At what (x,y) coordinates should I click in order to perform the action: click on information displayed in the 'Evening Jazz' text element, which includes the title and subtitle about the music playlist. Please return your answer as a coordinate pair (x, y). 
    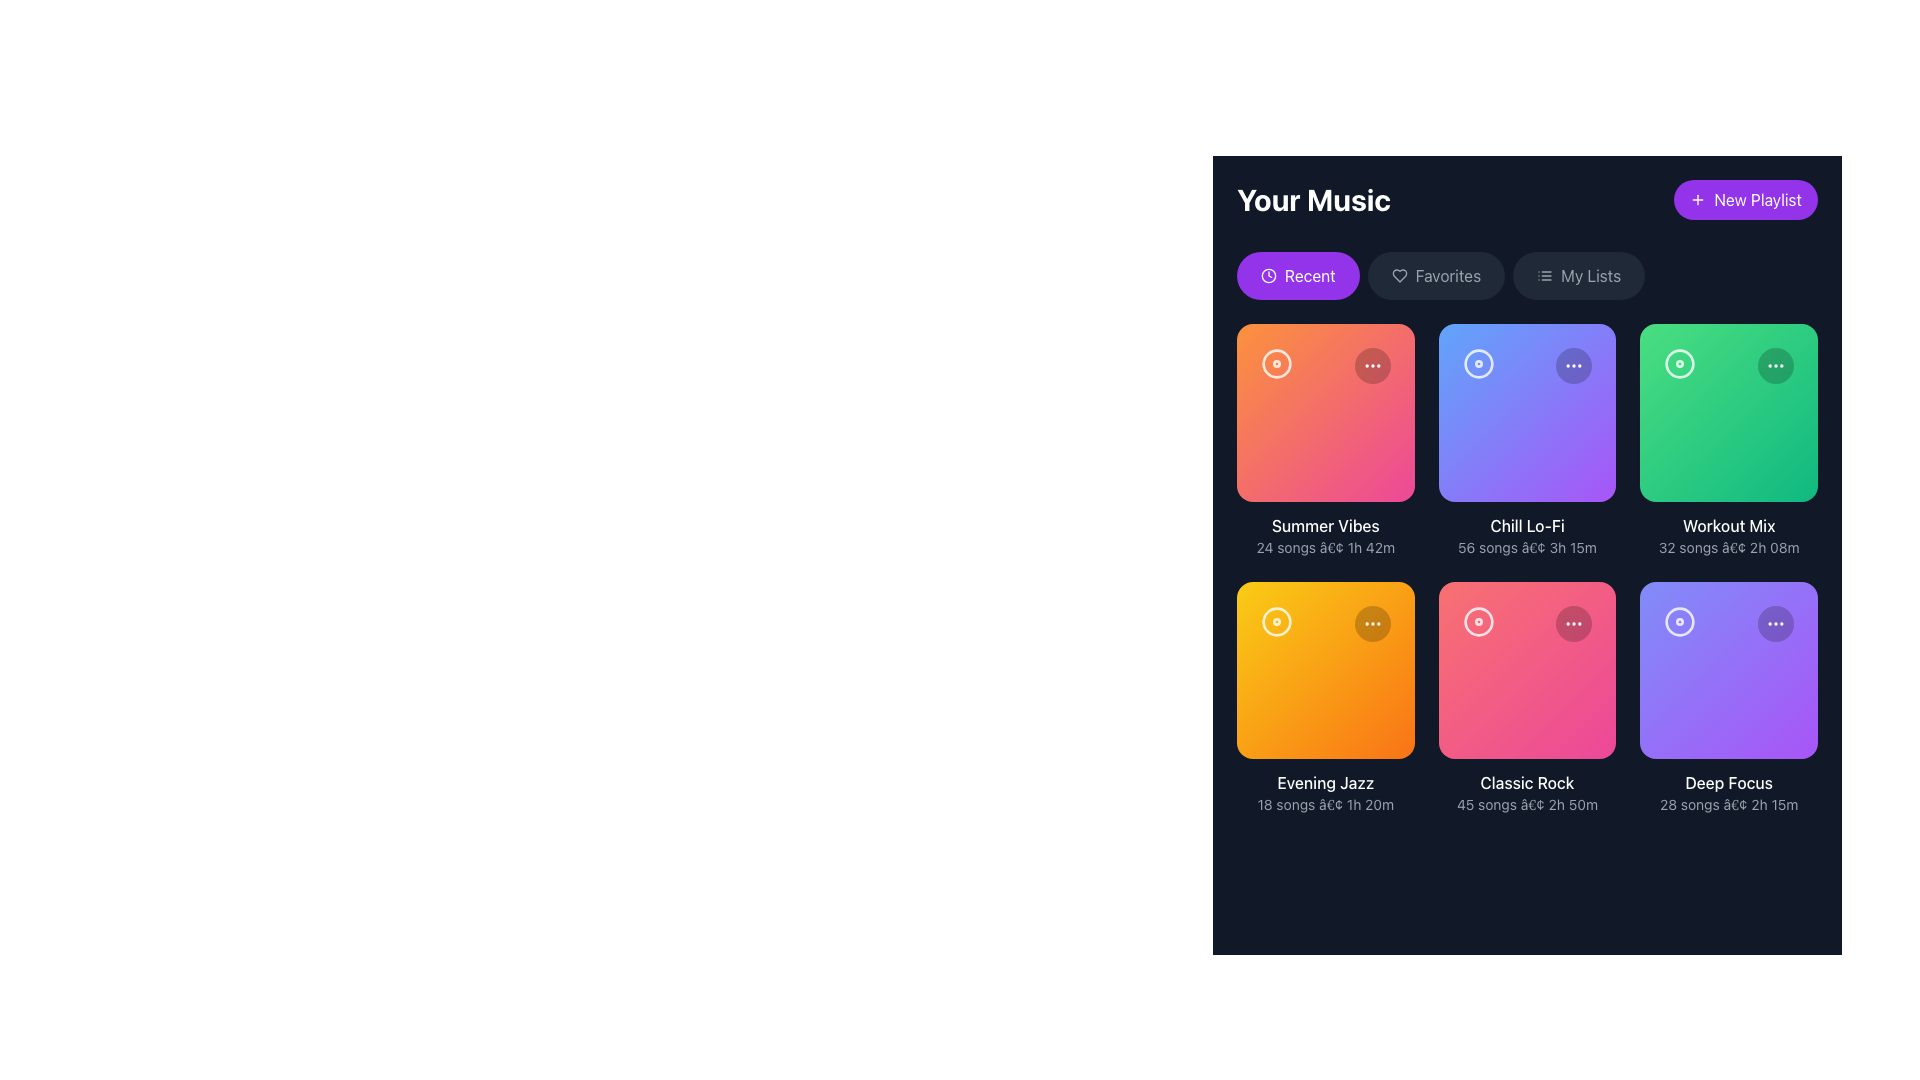
    Looking at the image, I should click on (1325, 792).